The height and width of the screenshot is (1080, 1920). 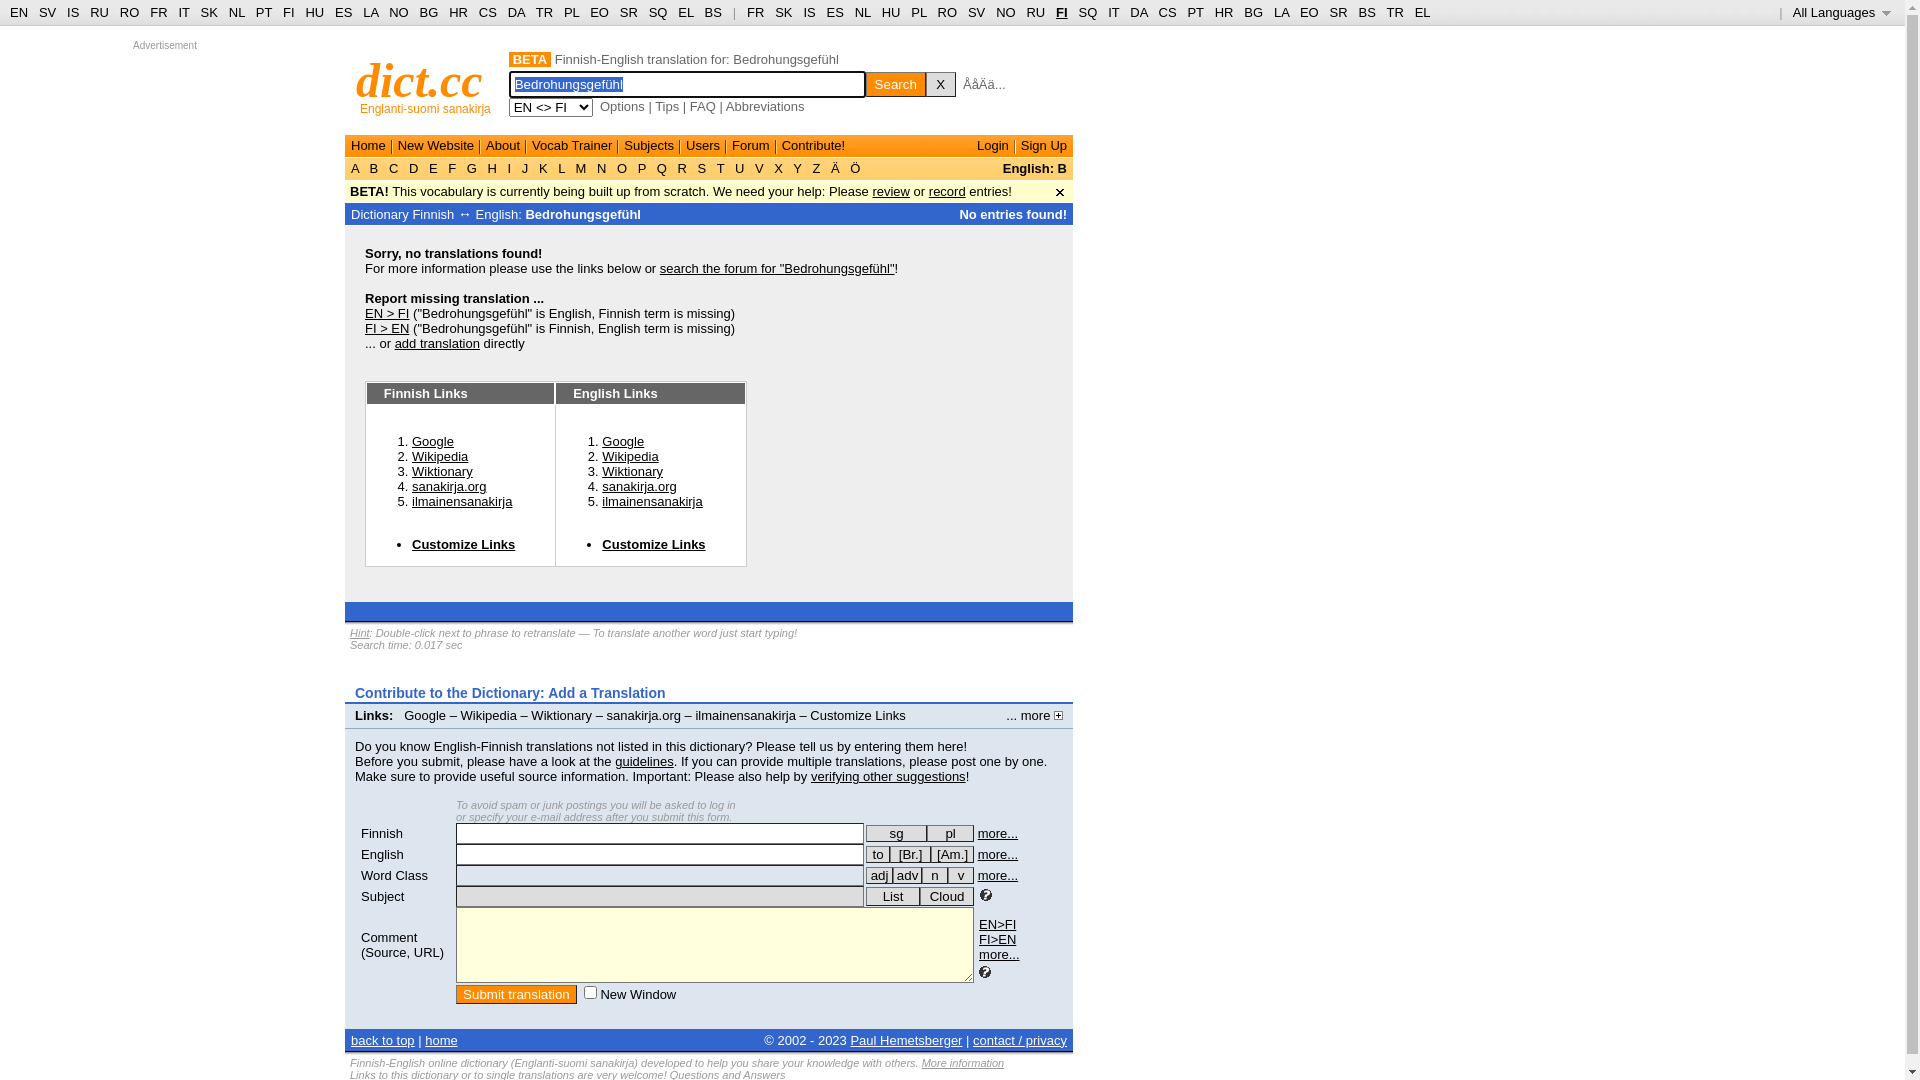 What do you see at coordinates (648, 144) in the screenshot?
I see `'Subjects'` at bounding box center [648, 144].